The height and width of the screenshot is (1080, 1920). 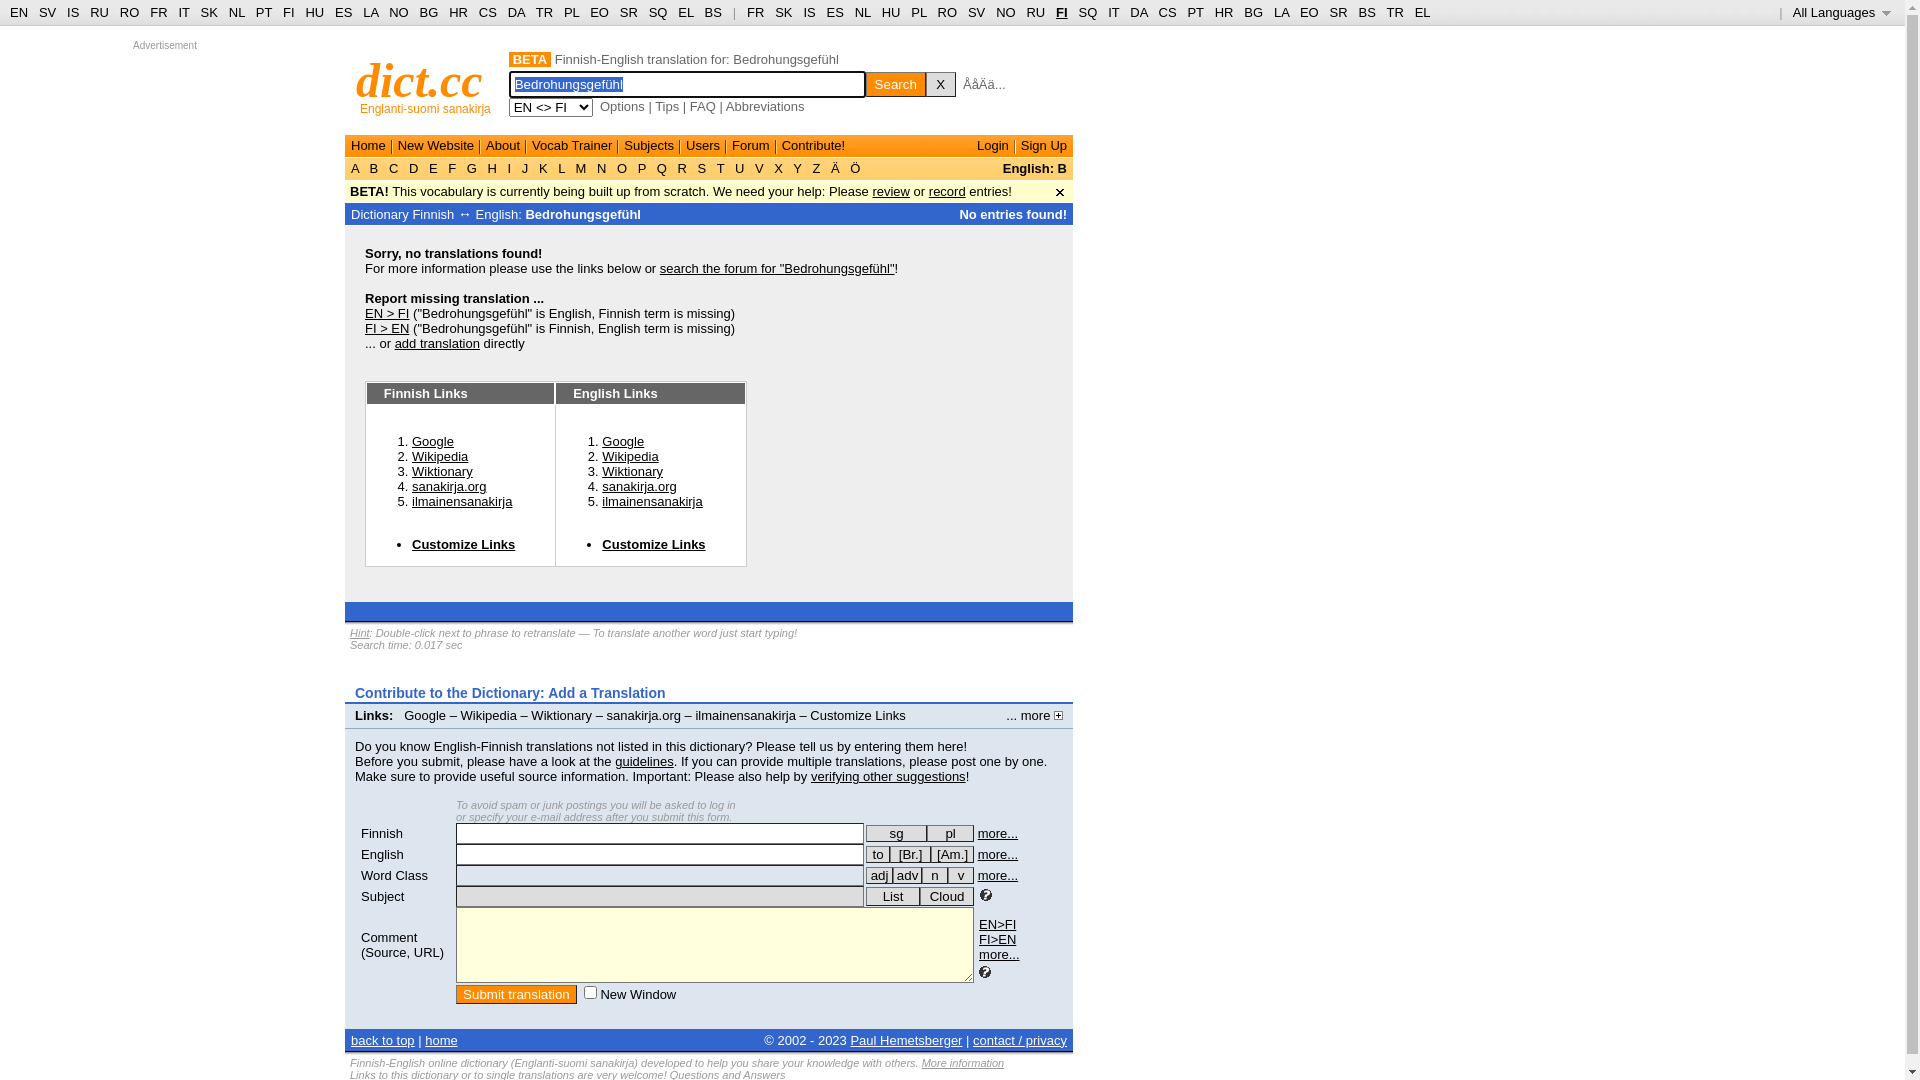 What do you see at coordinates (648, 144) in the screenshot?
I see `'Subjects'` at bounding box center [648, 144].